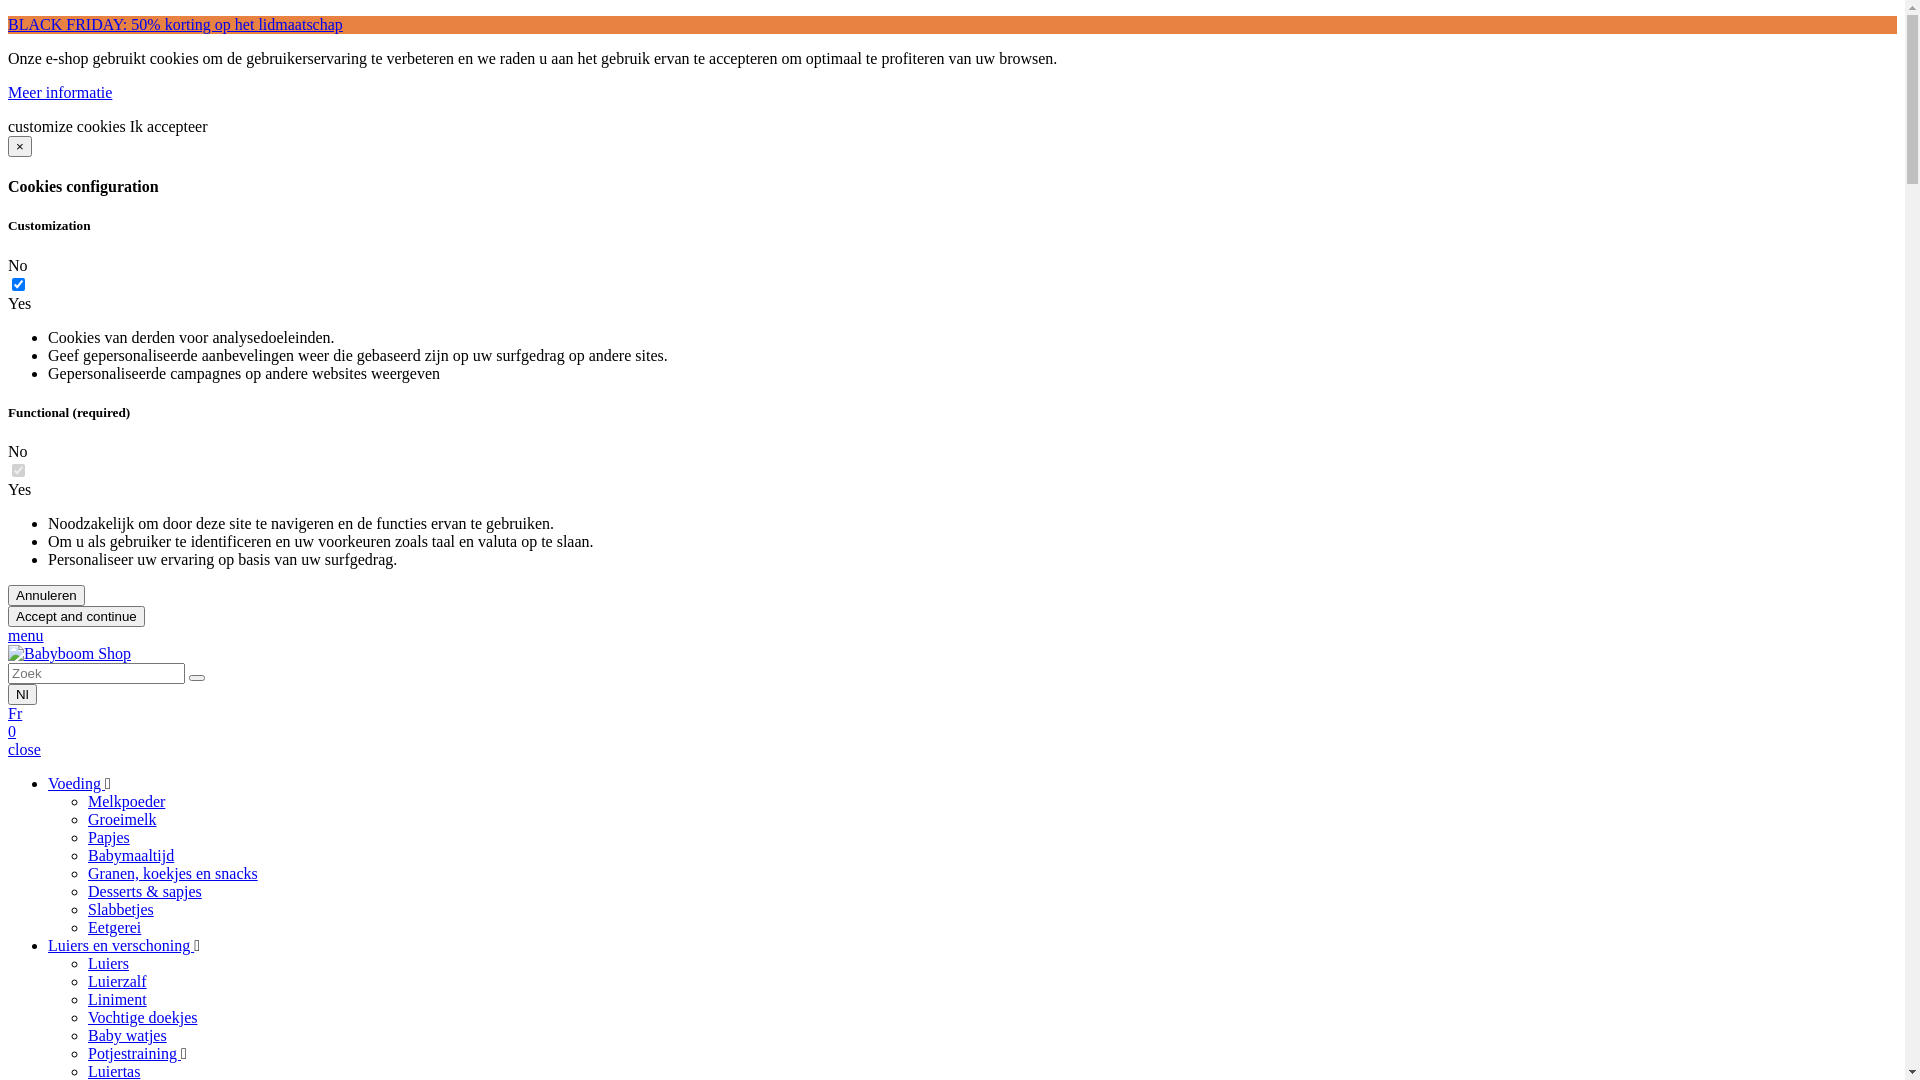 This screenshot has height=1080, width=1920. Describe the element at coordinates (46, 594) in the screenshot. I see `'Annuleren'` at that location.